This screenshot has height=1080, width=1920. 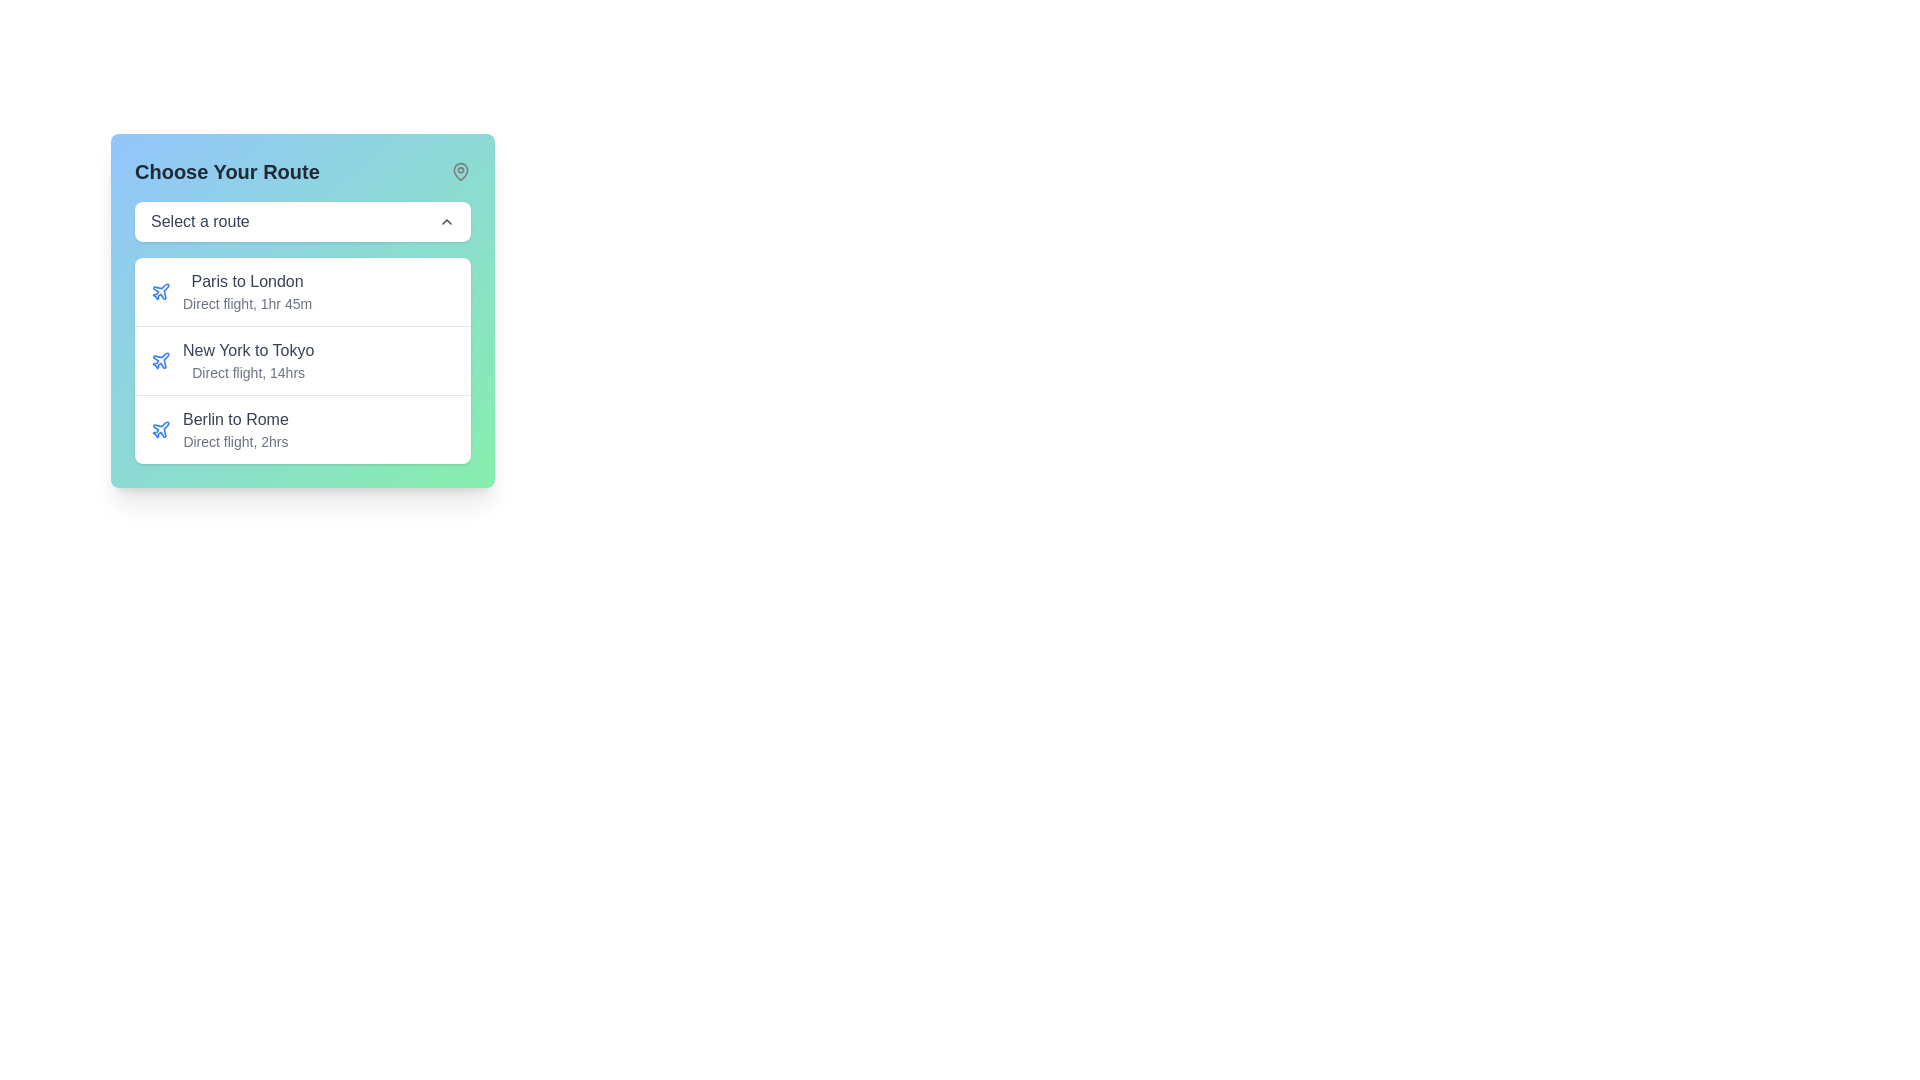 What do you see at coordinates (445, 222) in the screenshot?
I see `the chevron icon located at the top-right corner of the 'Select a route' input box in the 'Choose Your Route' card, which indicates the dropdown menu functionality` at bounding box center [445, 222].